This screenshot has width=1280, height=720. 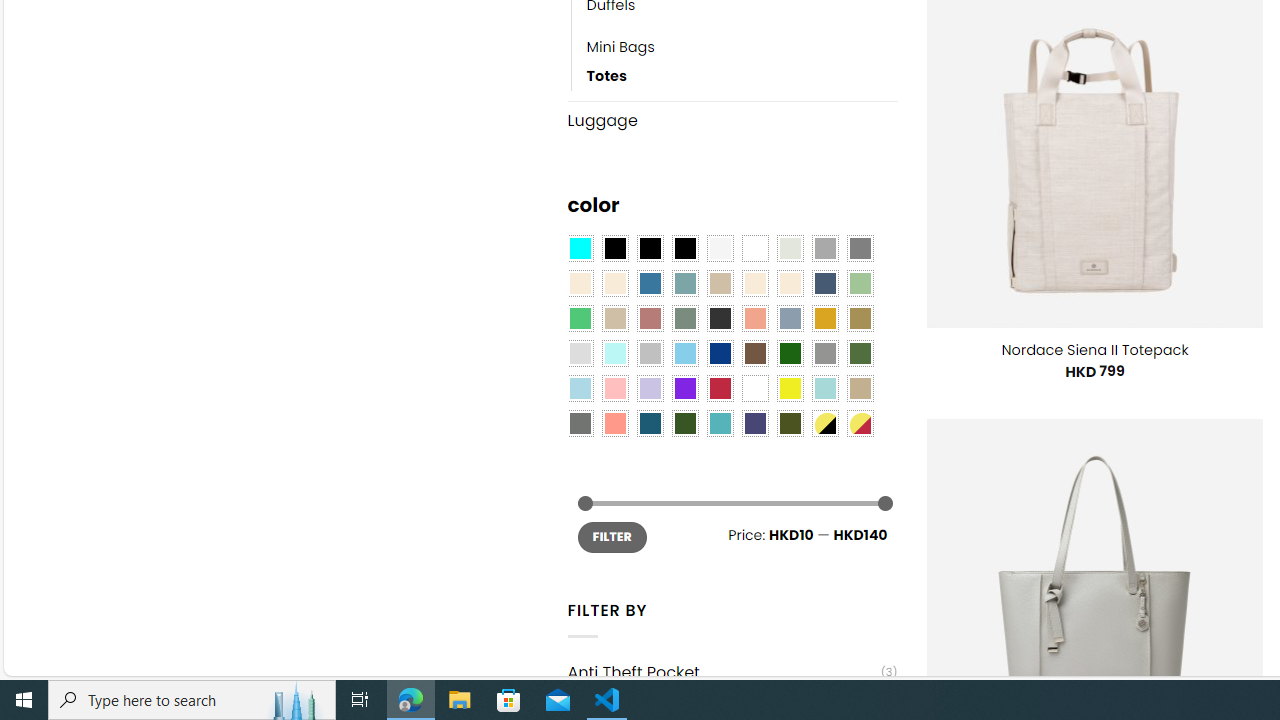 What do you see at coordinates (754, 353) in the screenshot?
I see `'Brown'` at bounding box center [754, 353].